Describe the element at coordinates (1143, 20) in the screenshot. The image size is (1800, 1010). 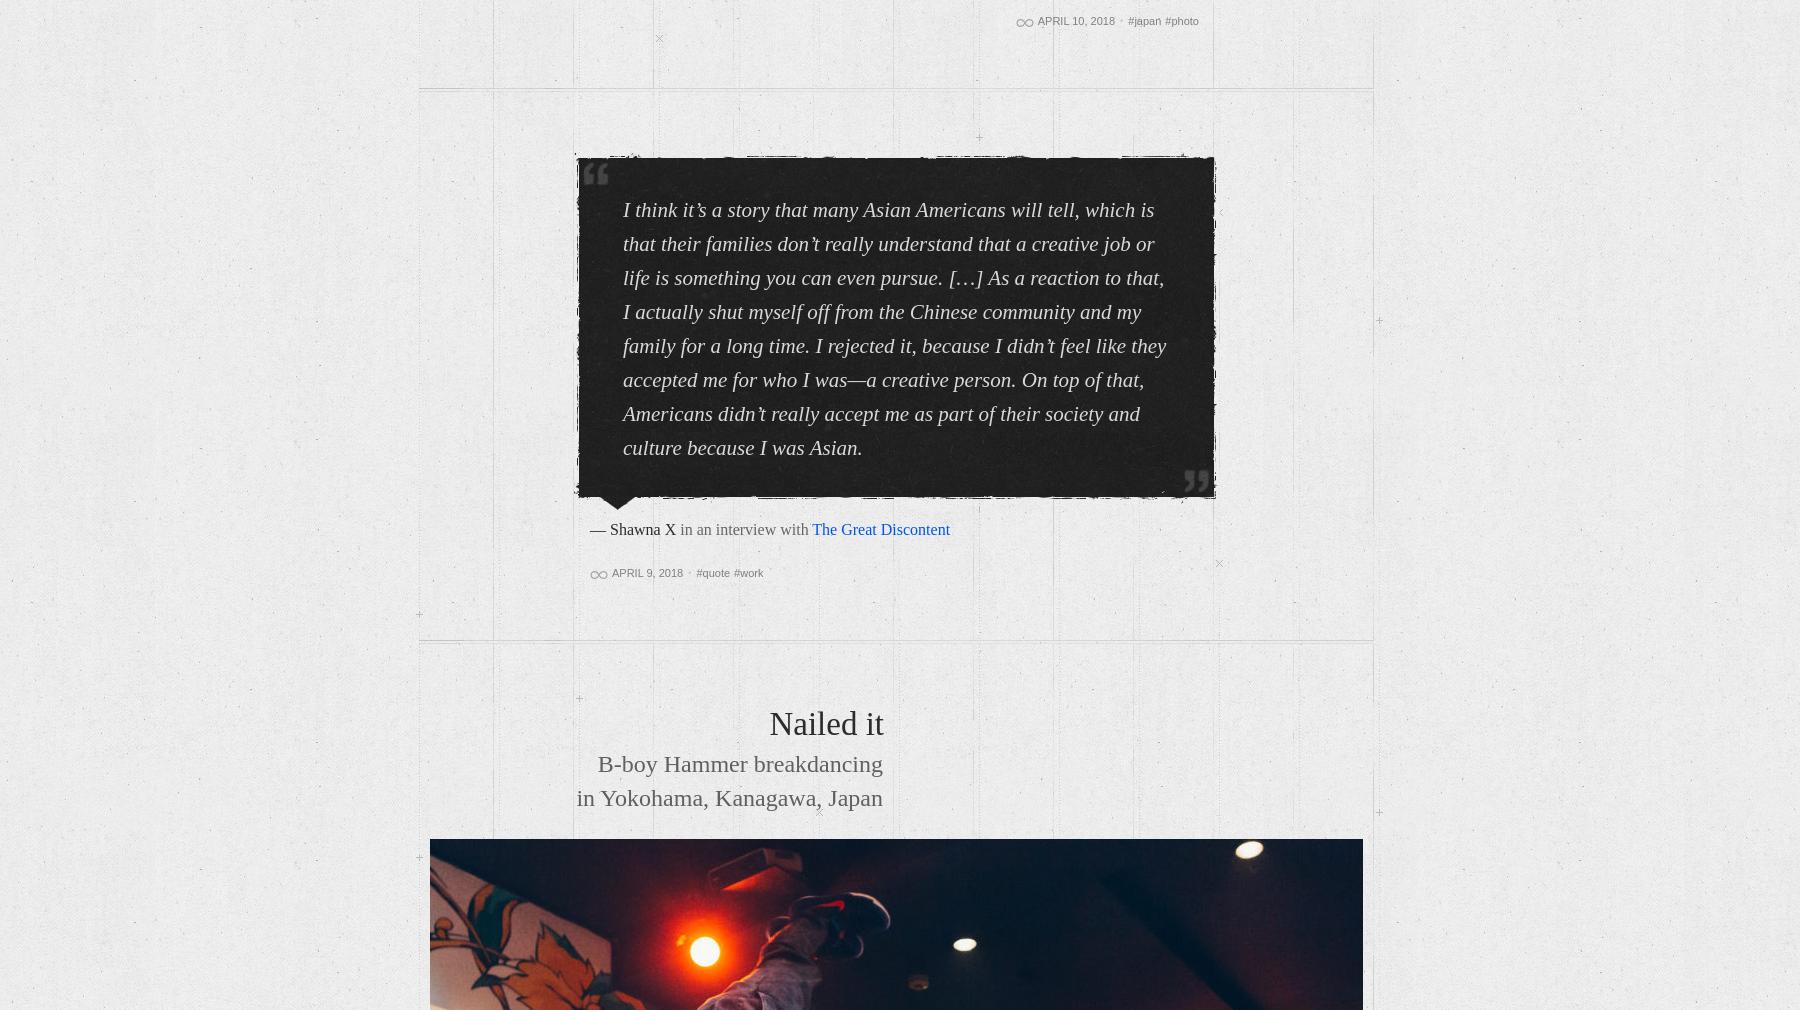
I see `'#japan'` at that location.